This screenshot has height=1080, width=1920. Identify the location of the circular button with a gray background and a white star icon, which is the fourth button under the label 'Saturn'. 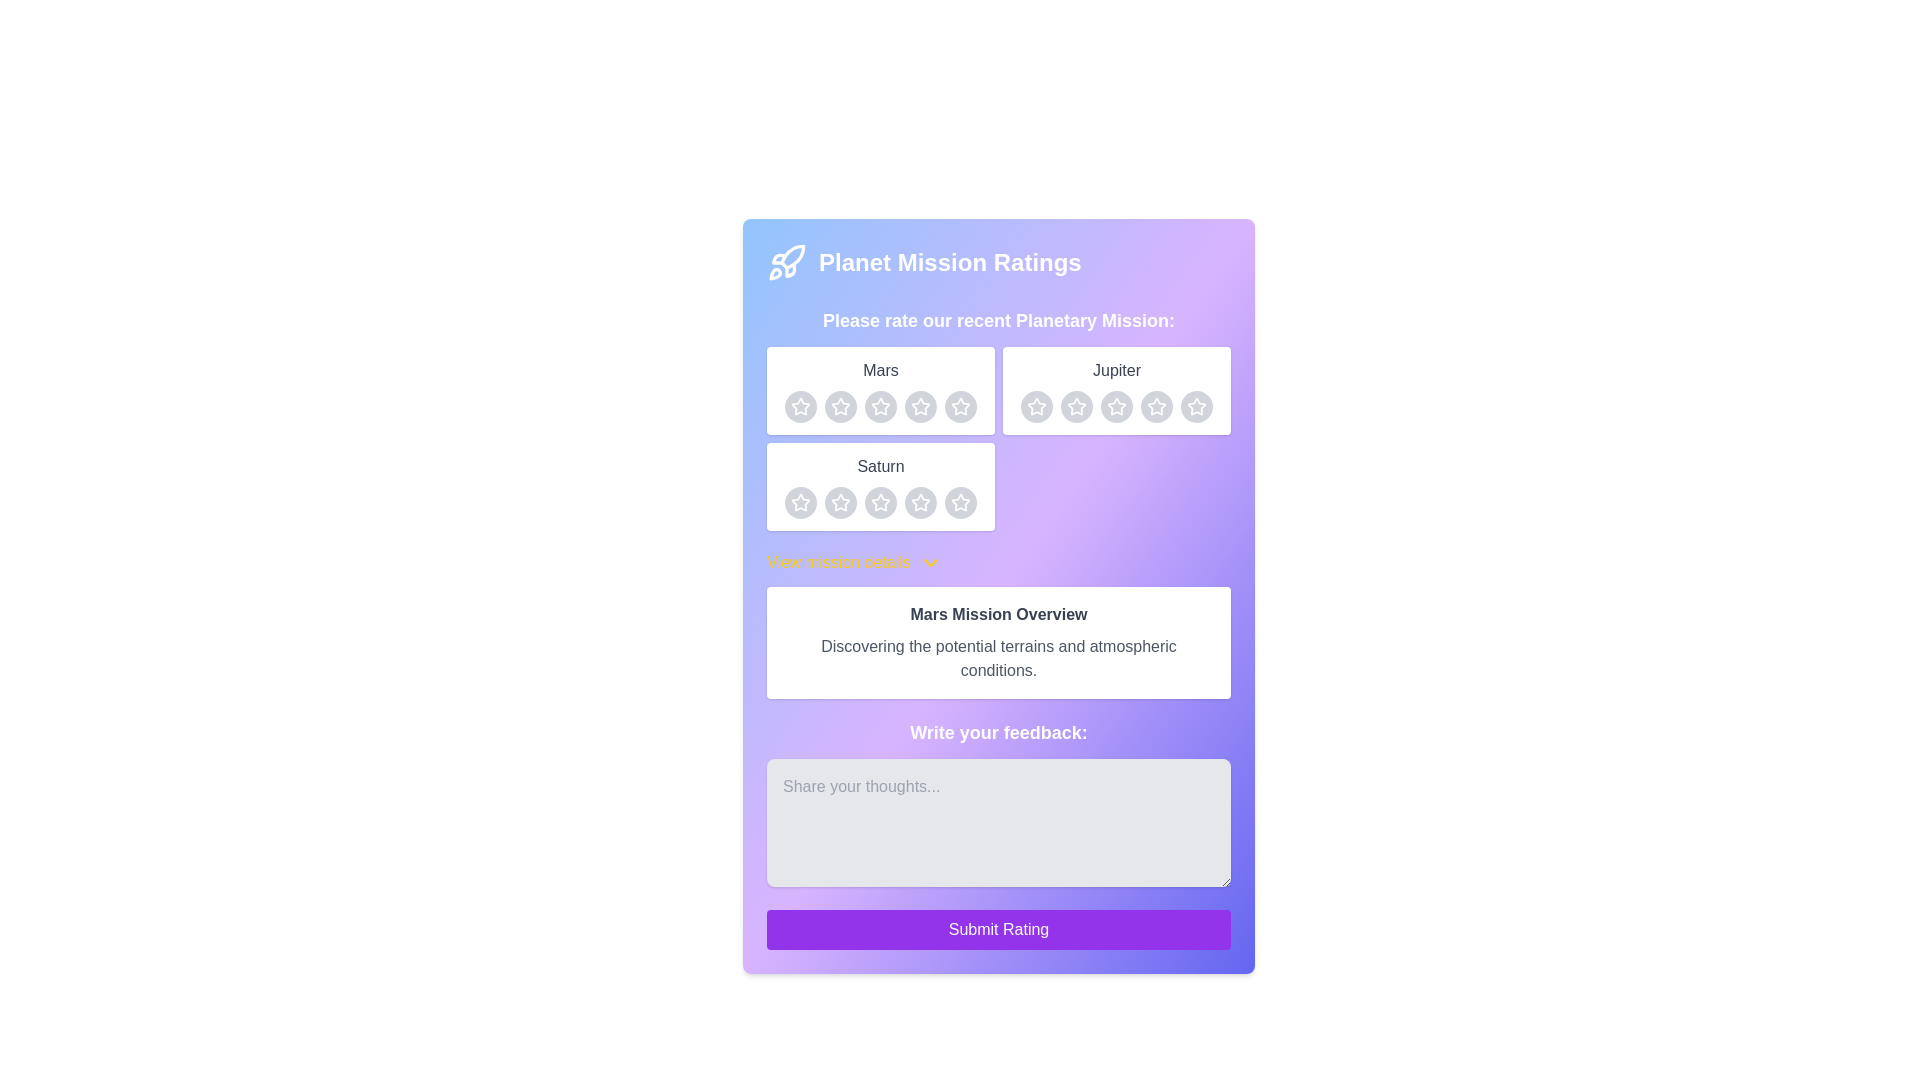
(920, 501).